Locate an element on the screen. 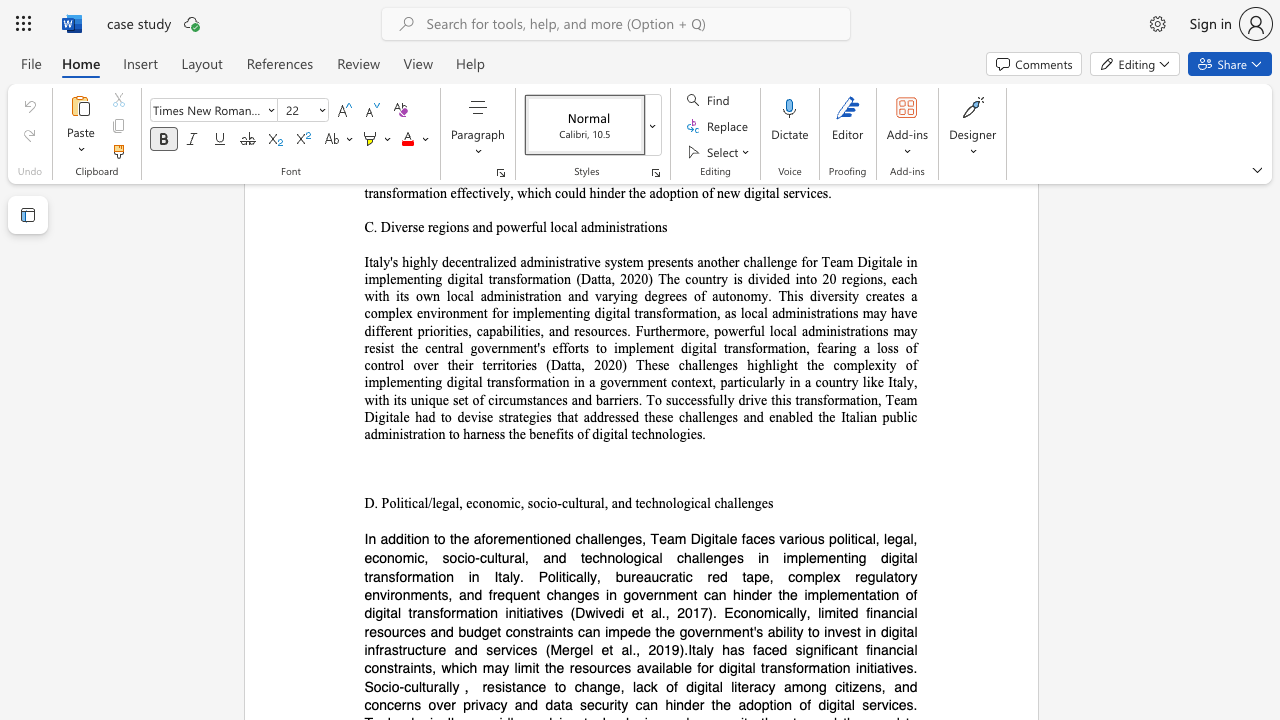 This screenshot has width=1280, height=720. the subset text "aints, which may limit the resources available for digital transfo" within the text "l infrastructure and services (Mergel et al., 2019).Italy has faced significant financial constraints, which may limit the resources available for digital transformation initiatives. Socio-culturally" is located at coordinates (401, 668).